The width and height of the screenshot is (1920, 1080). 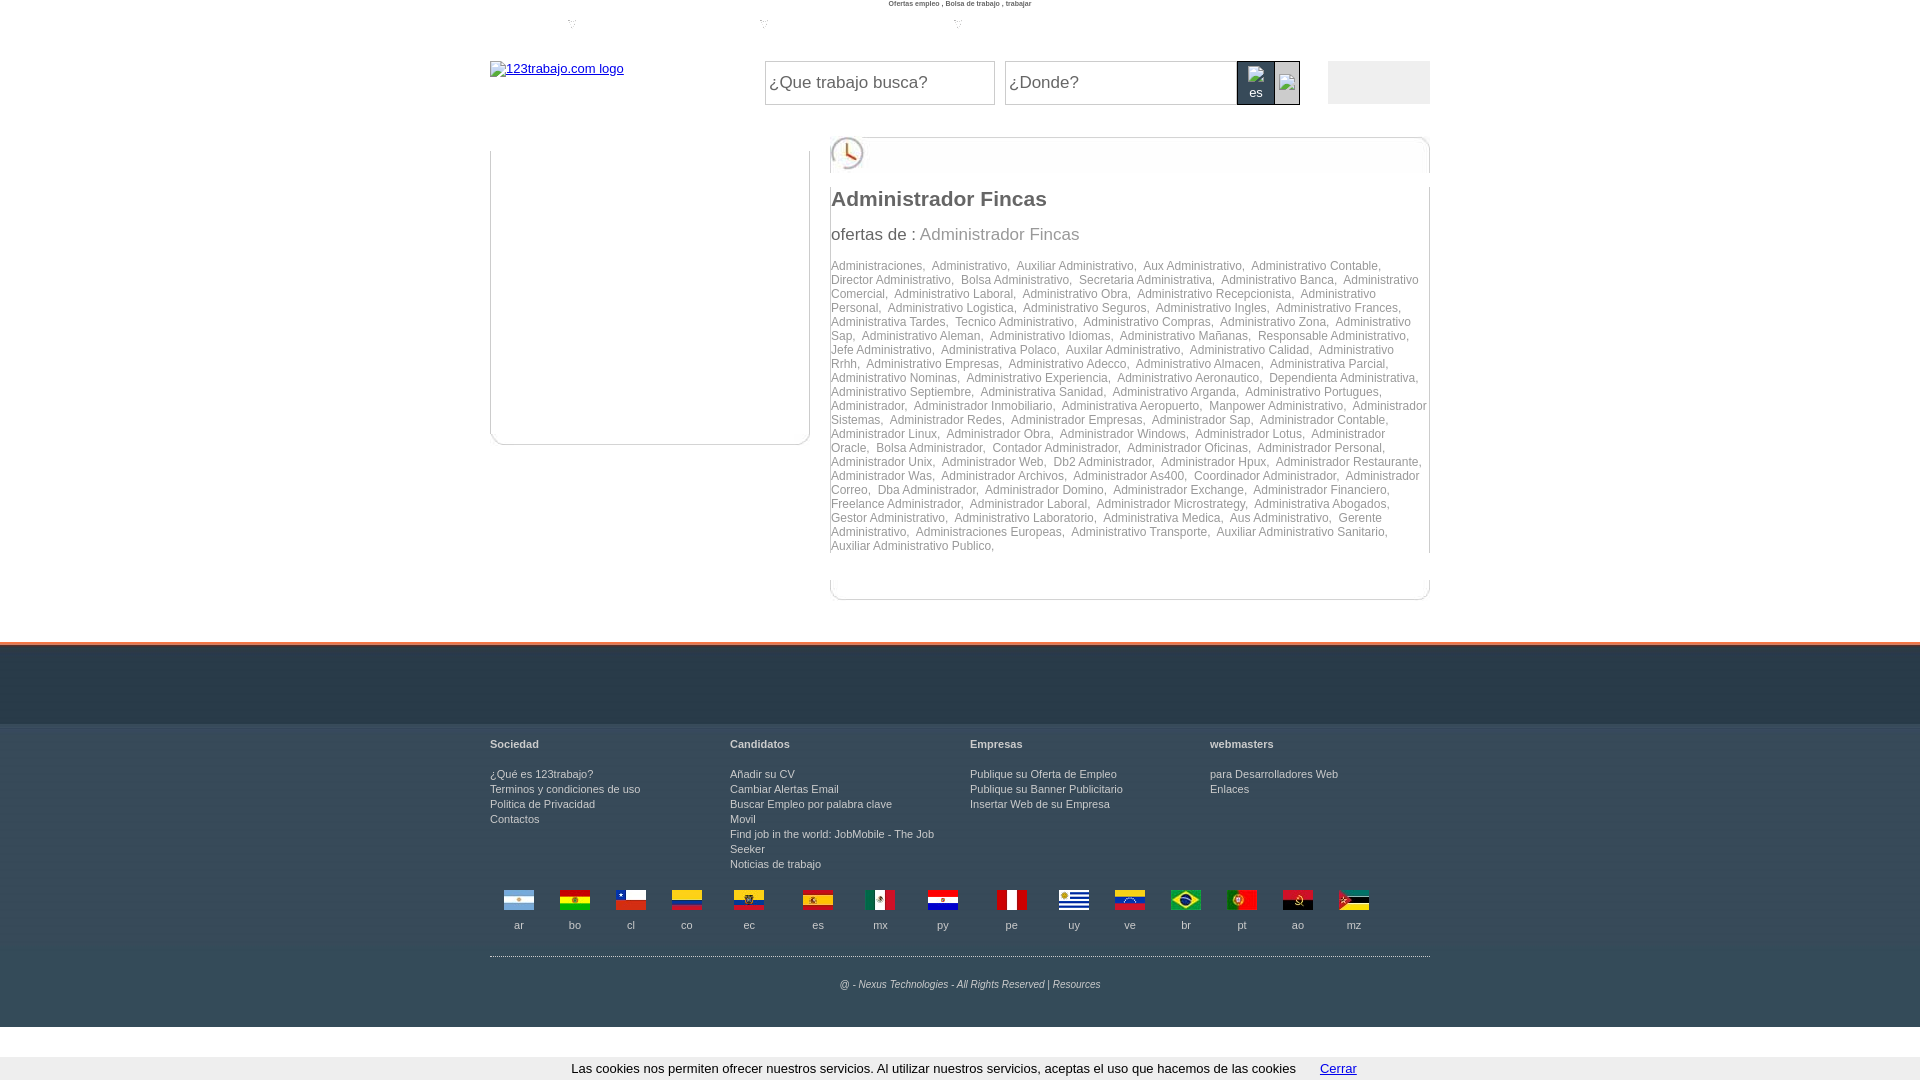 I want to click on 'Administrativa Medica, ', so click(x=1166, y=516).